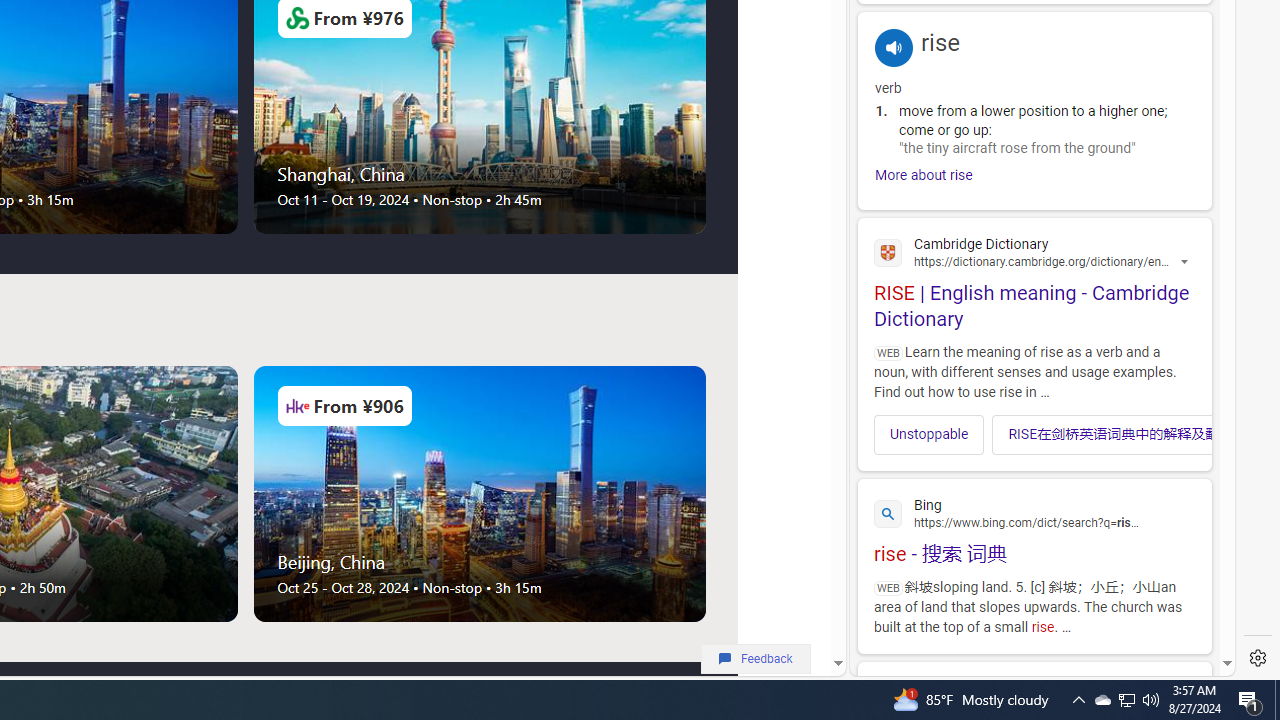 The width and height of the screenshot is (1280, 720). I want to click on 'Airlines Logo', so click(296, 405).